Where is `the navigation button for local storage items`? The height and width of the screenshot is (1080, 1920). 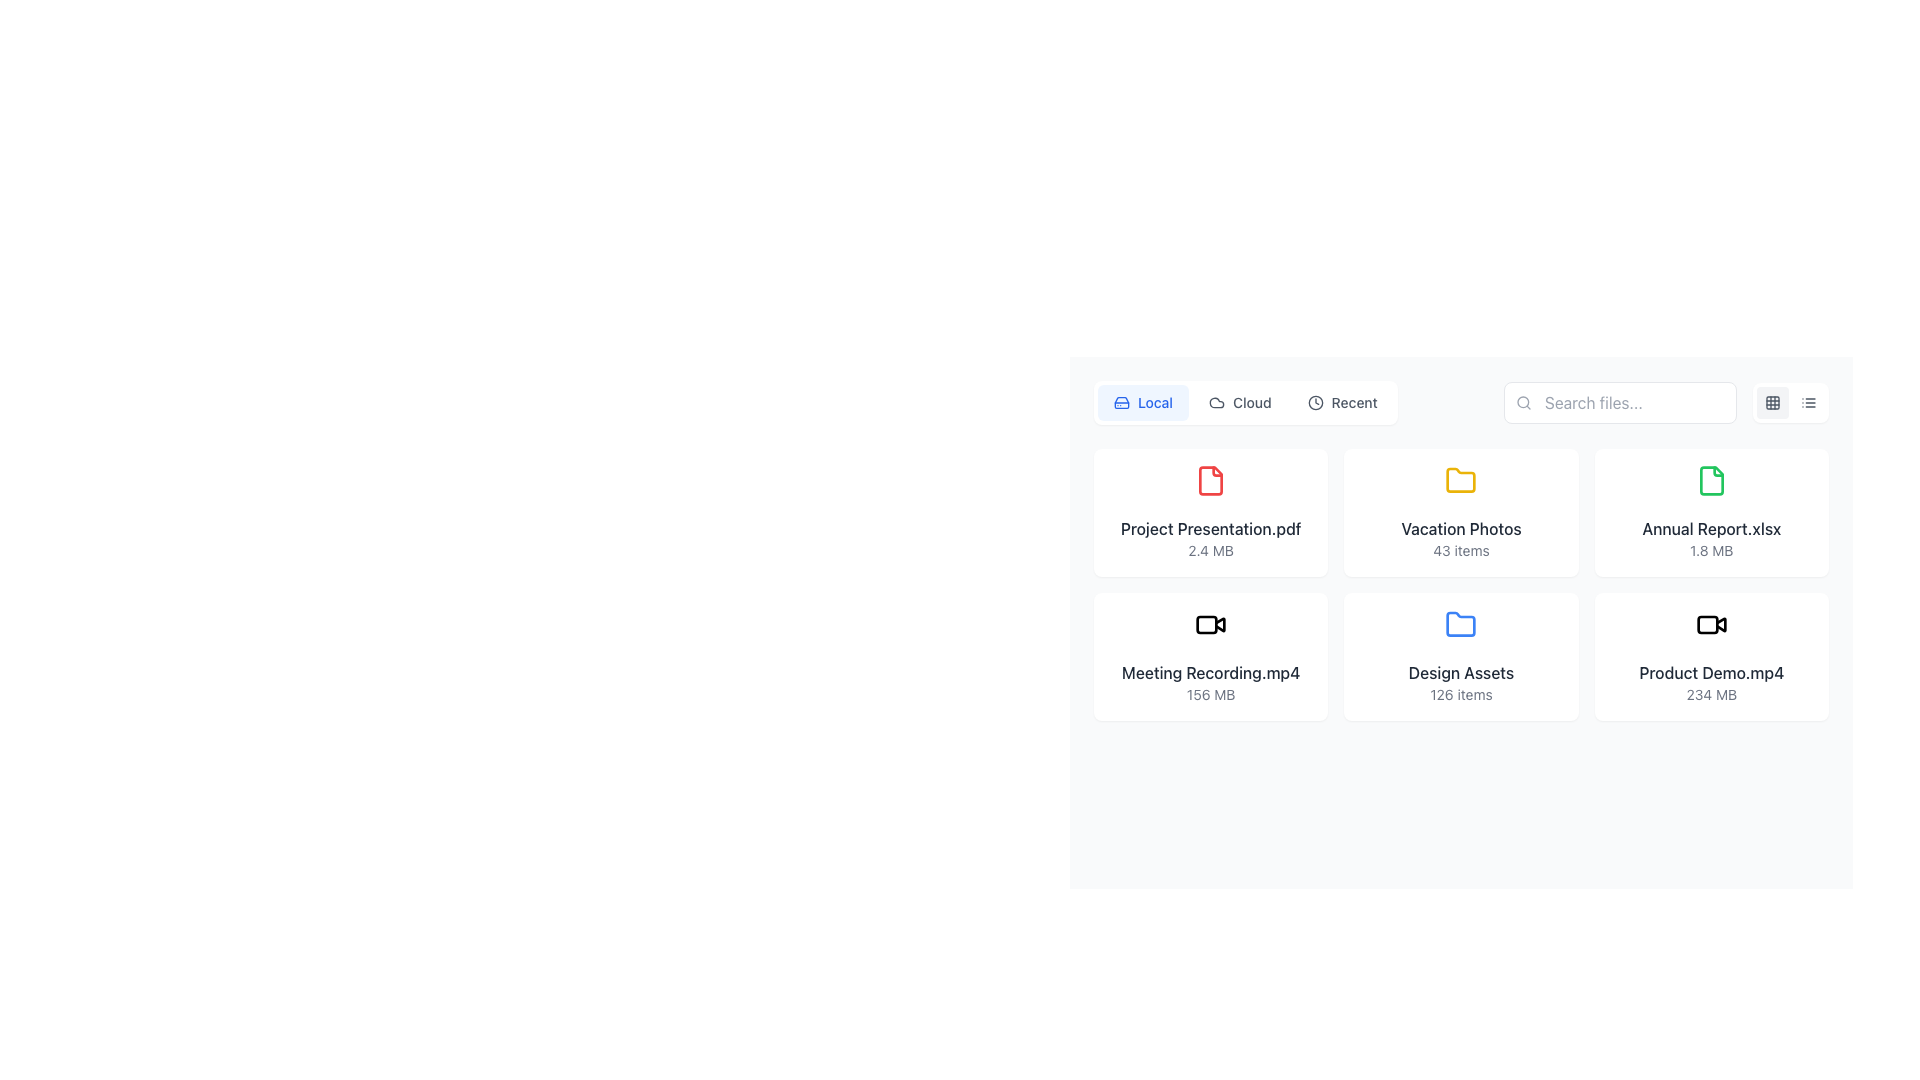
the navigation button for local storage items is located at coordinates (1143, 402).